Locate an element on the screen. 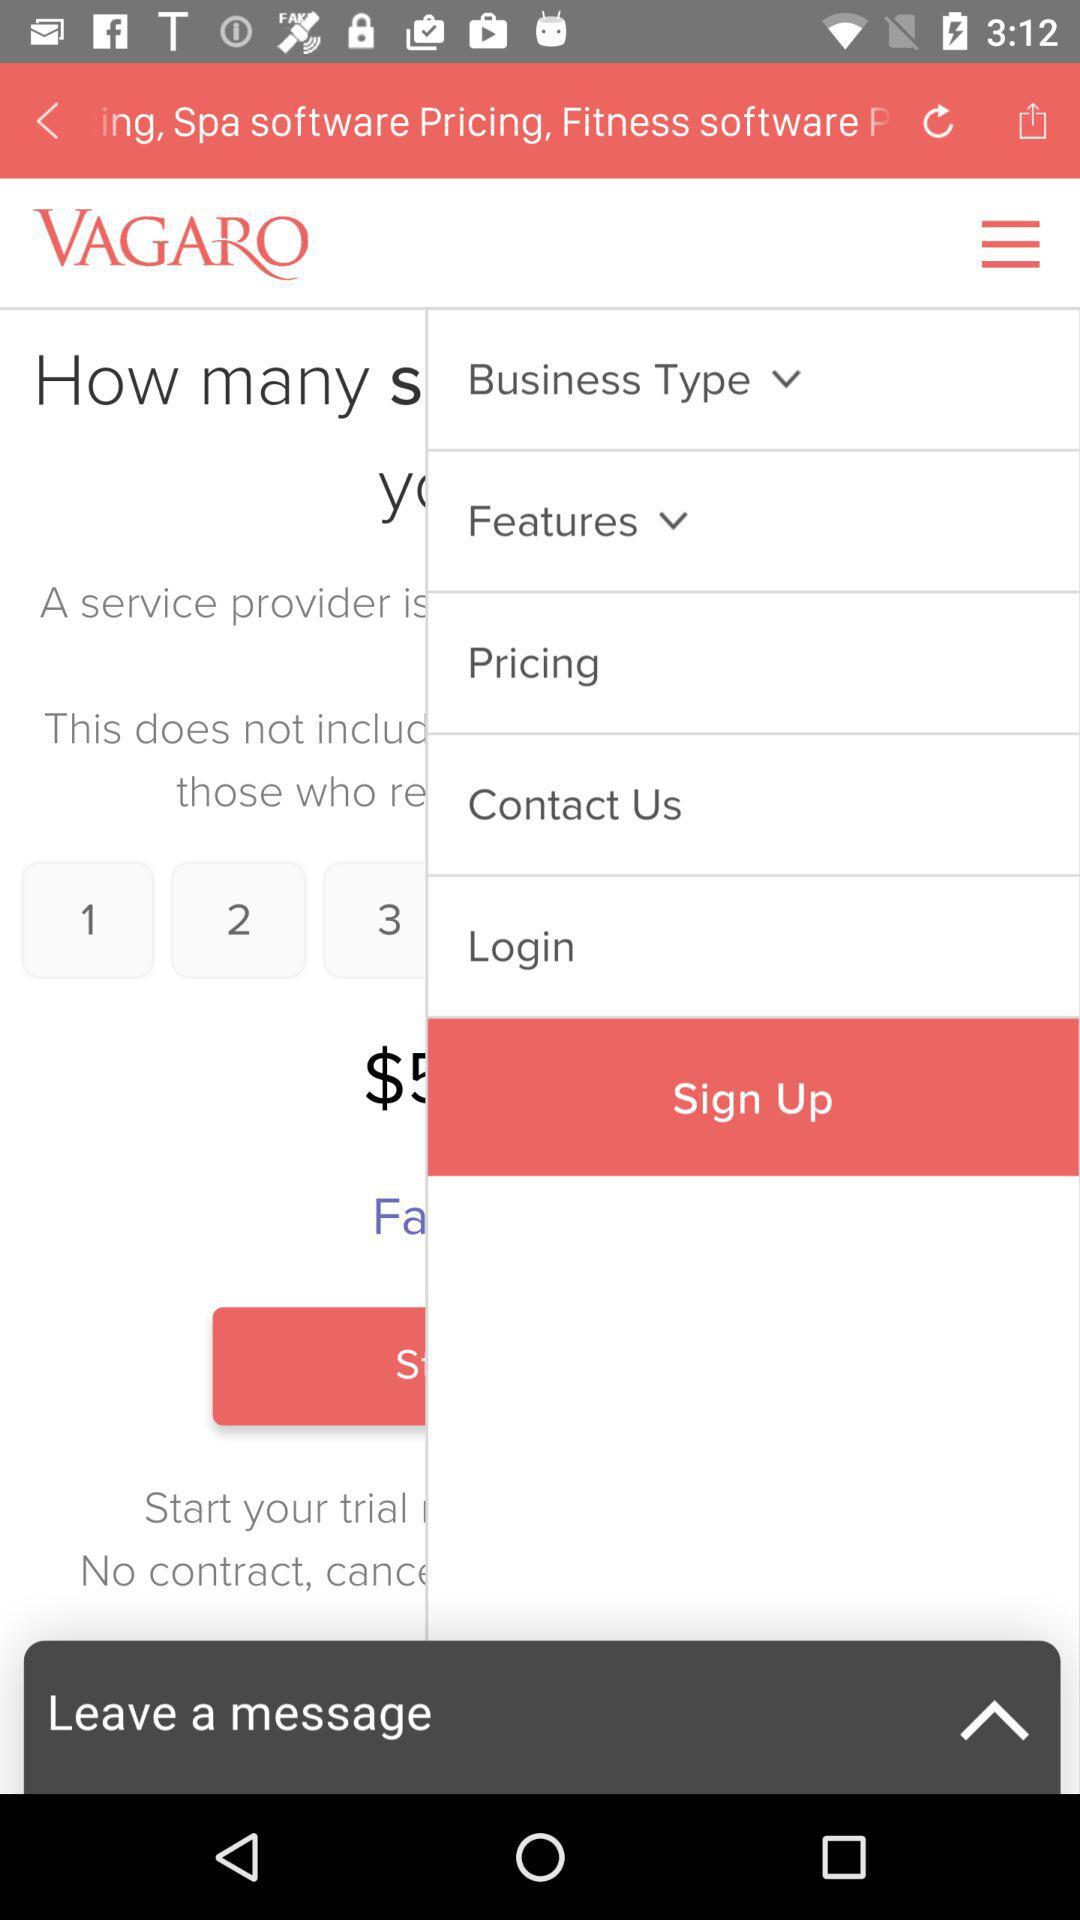  previous is located at coordinates (938, 119).